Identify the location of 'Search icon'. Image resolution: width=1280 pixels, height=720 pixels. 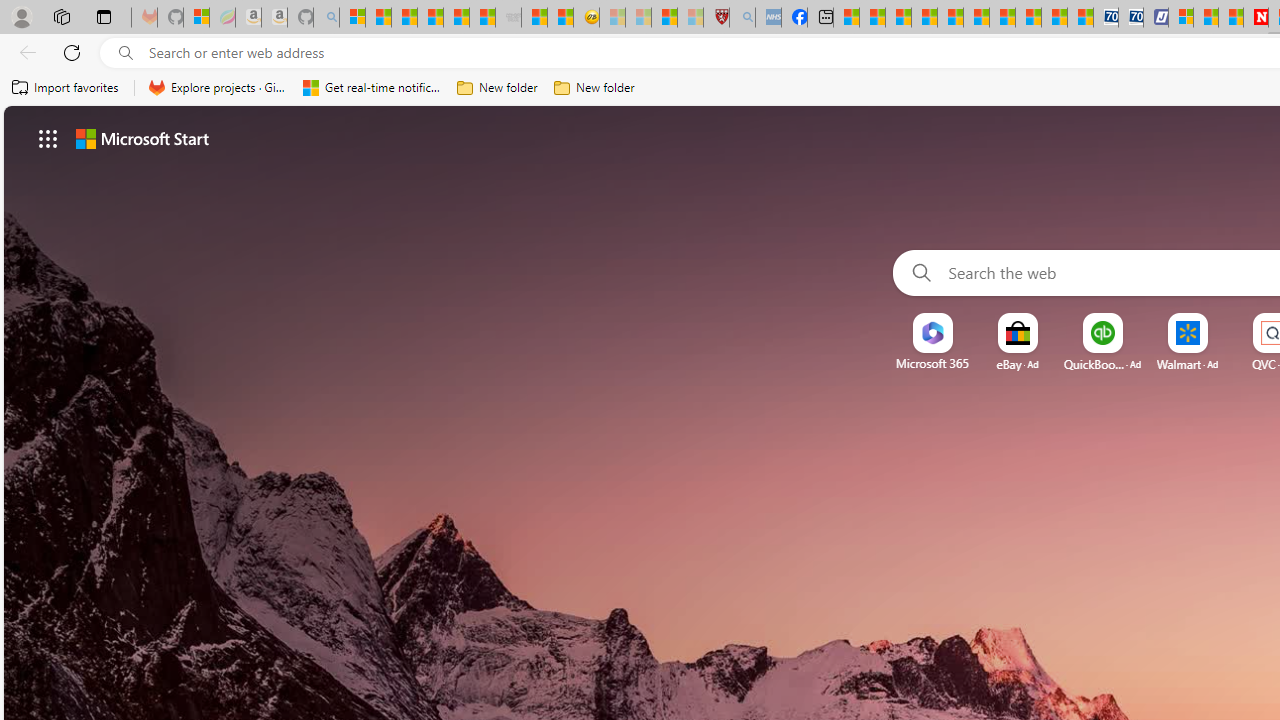
(125, 52).